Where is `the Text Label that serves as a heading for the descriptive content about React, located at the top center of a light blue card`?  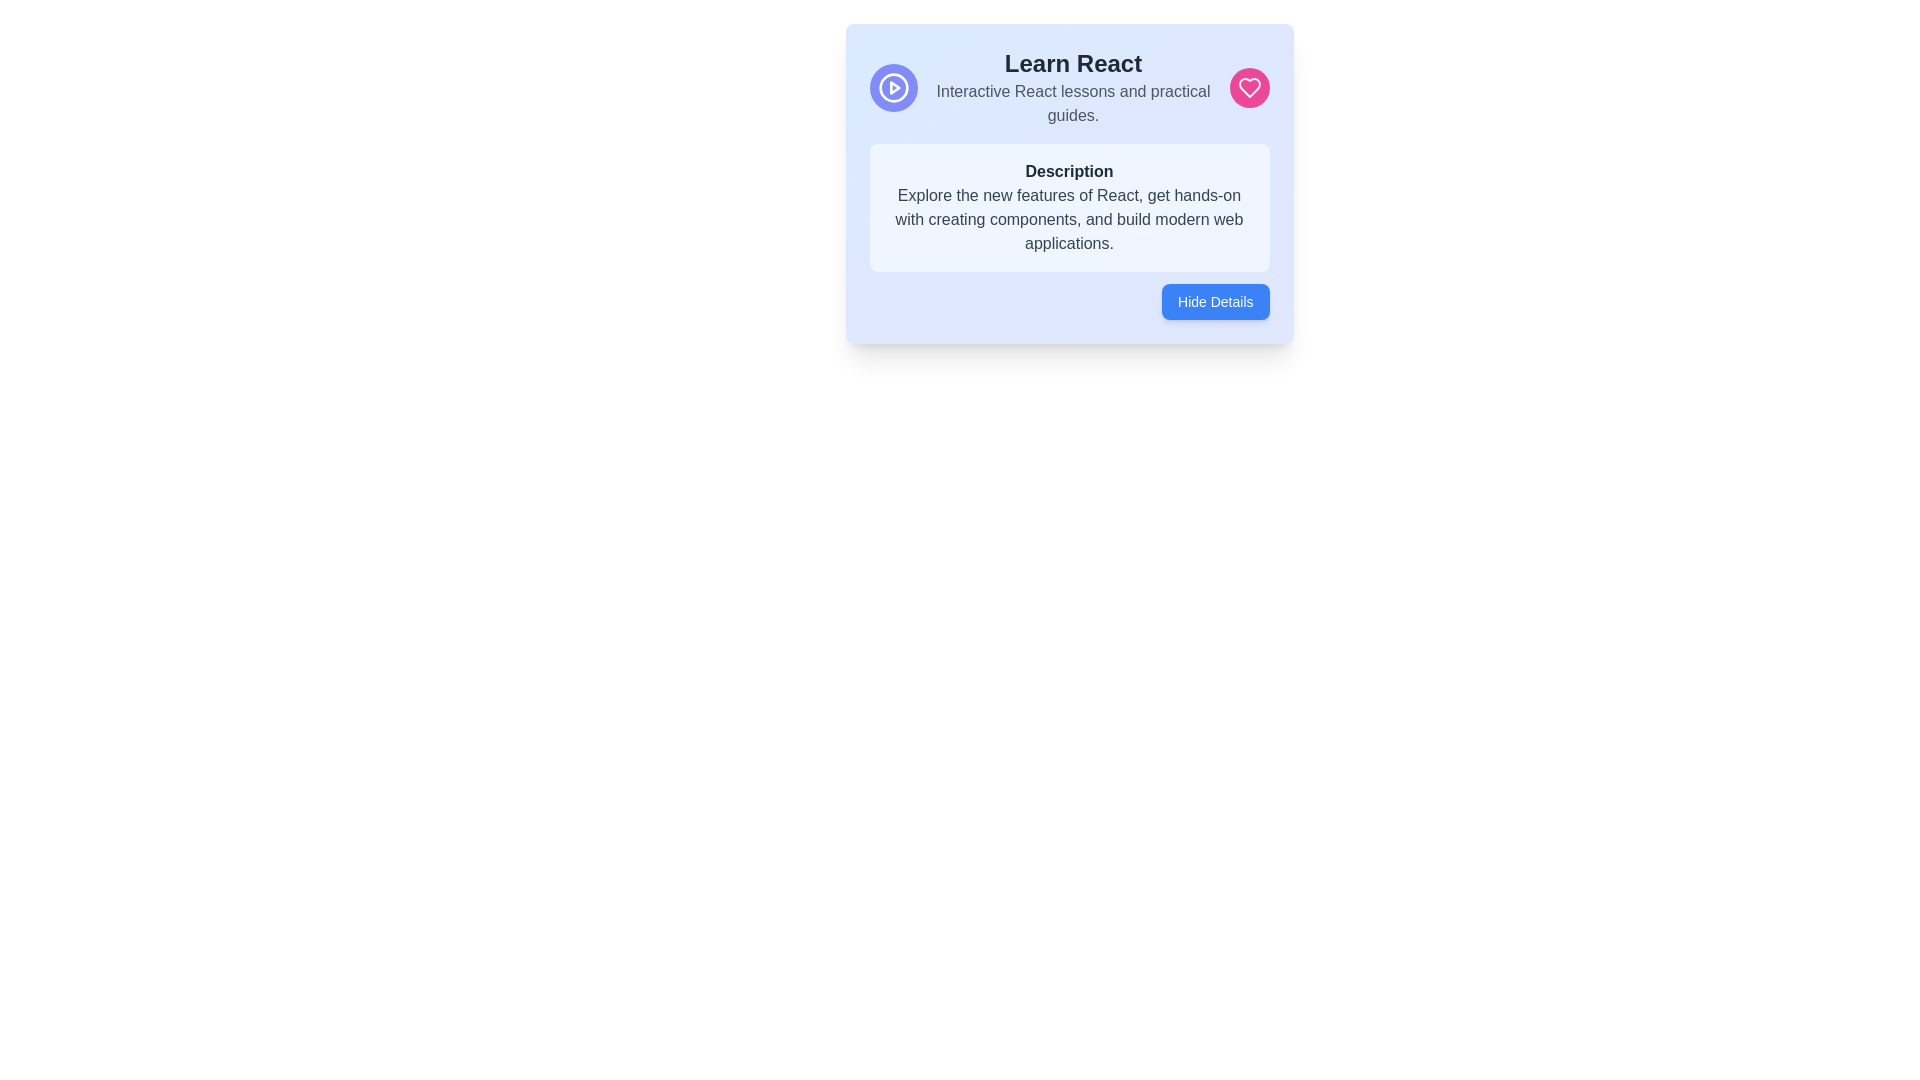
the Text Label that serves as a heading for the descriptive content about React, located at the top center of a light blue card is located at coordinates (1068, 171).